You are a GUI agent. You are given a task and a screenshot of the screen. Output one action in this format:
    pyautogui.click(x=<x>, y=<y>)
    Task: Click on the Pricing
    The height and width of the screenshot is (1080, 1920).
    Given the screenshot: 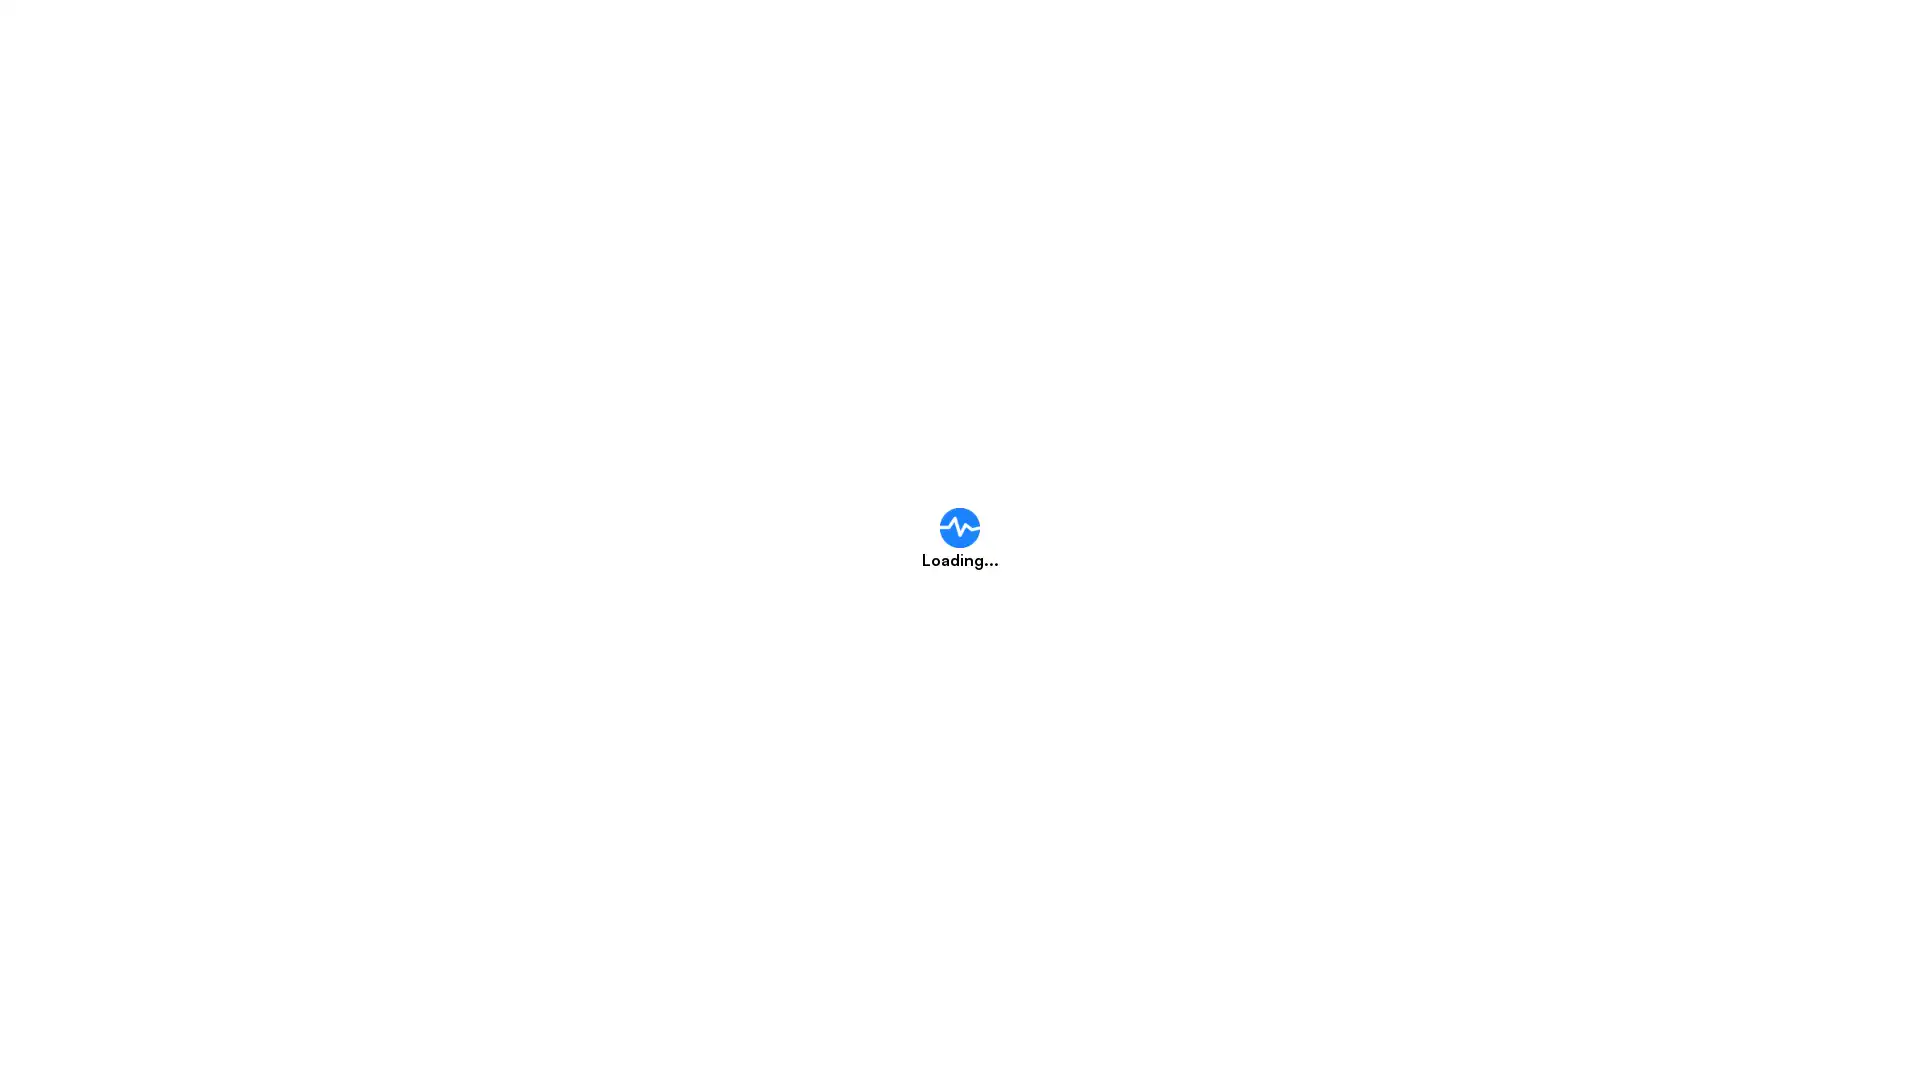 What is the action you would take?
    pyautogui.click(x=1109, y=39)
    